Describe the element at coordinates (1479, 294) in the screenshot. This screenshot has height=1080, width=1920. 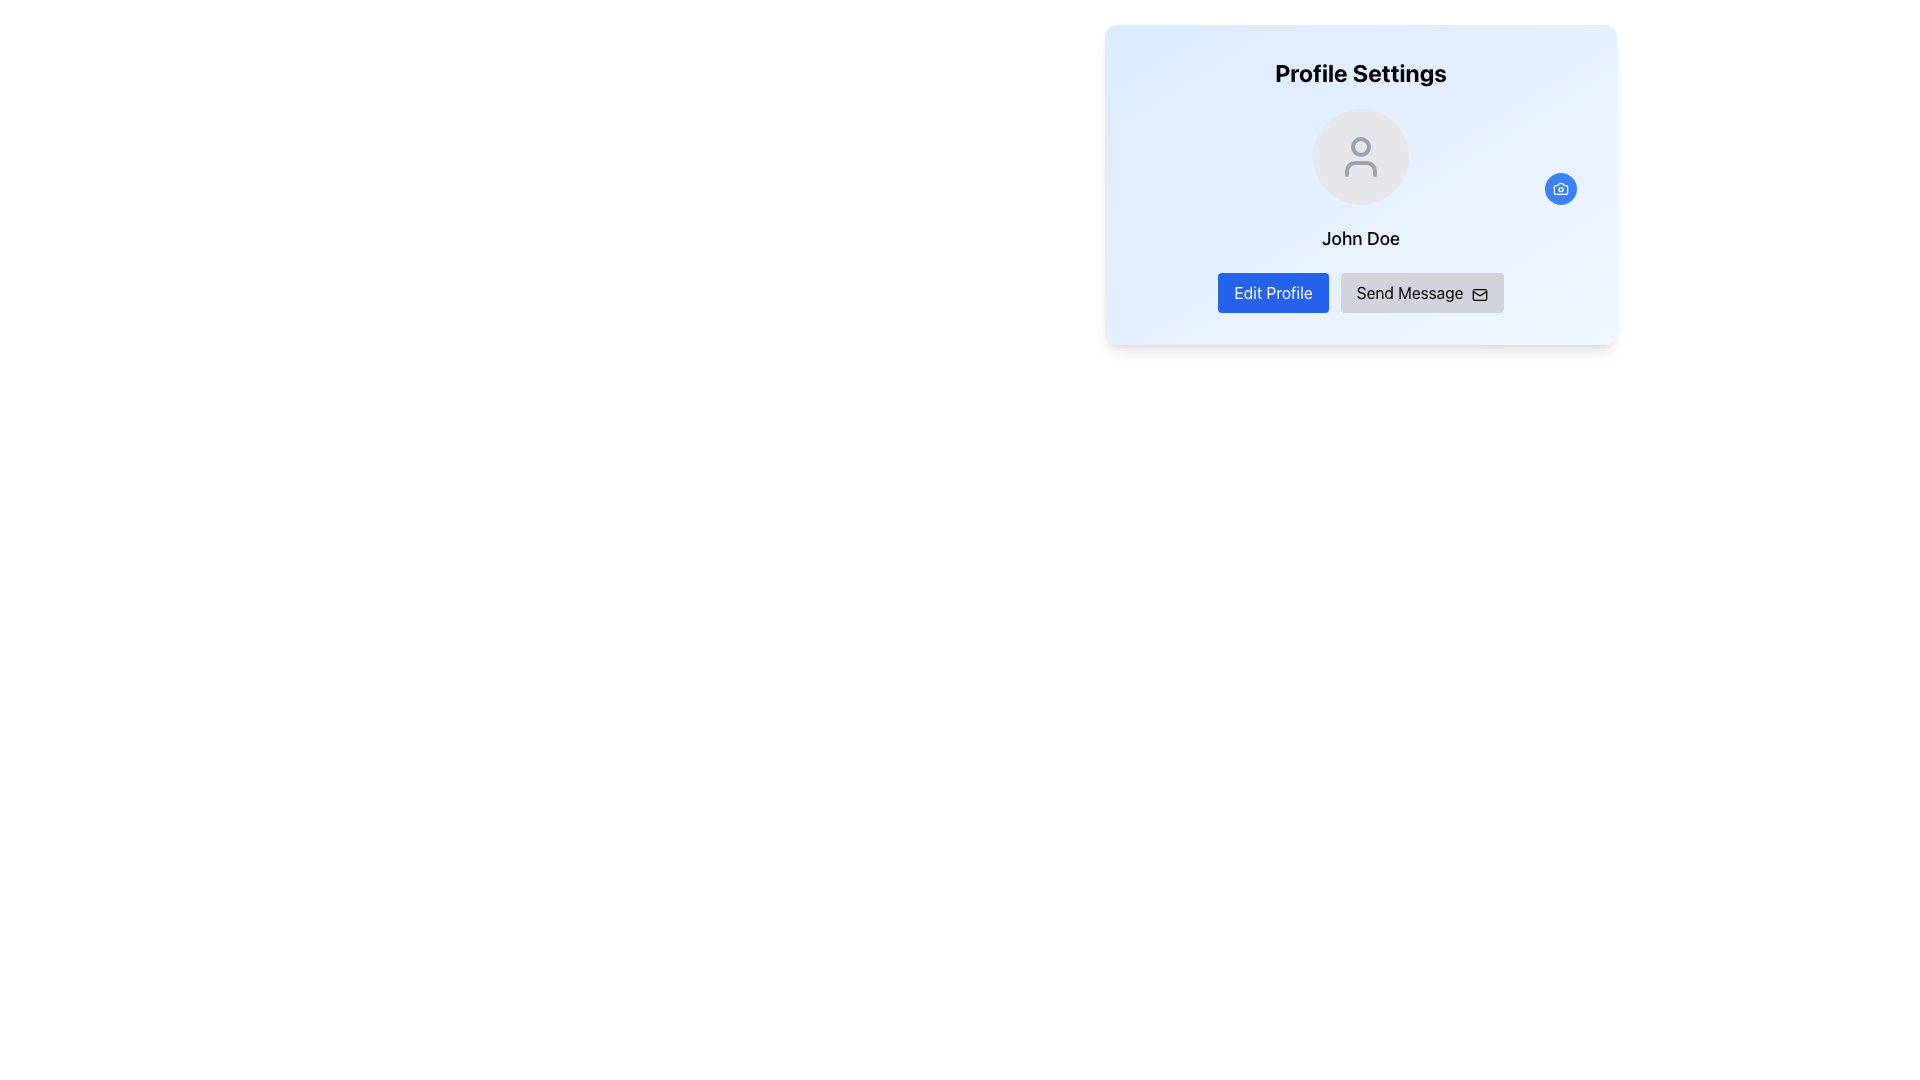
I see `the envelope-shaped icon located immediately to the right of the 'Send Message' button in the 'Profile Settings' section` at that location.